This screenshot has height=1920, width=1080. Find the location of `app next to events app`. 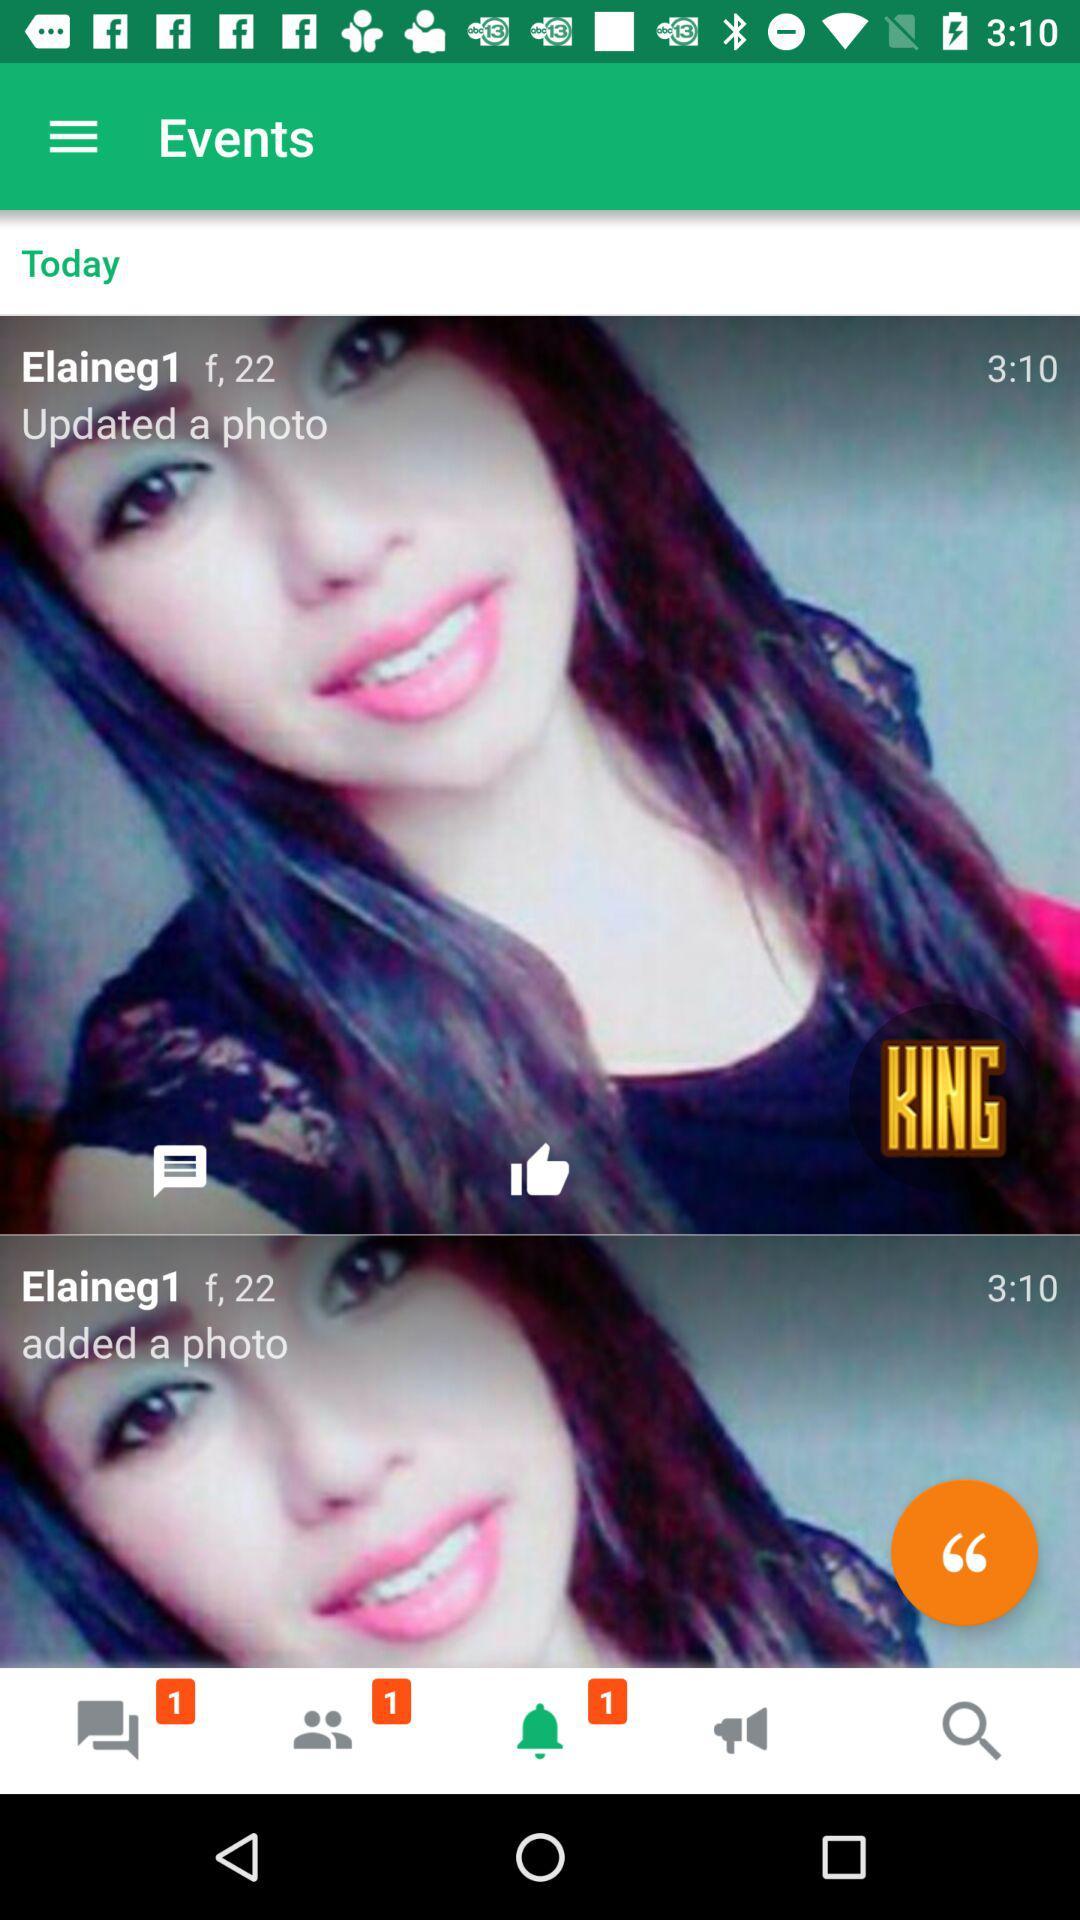

app next to events app is located at coordinates (72, 135).